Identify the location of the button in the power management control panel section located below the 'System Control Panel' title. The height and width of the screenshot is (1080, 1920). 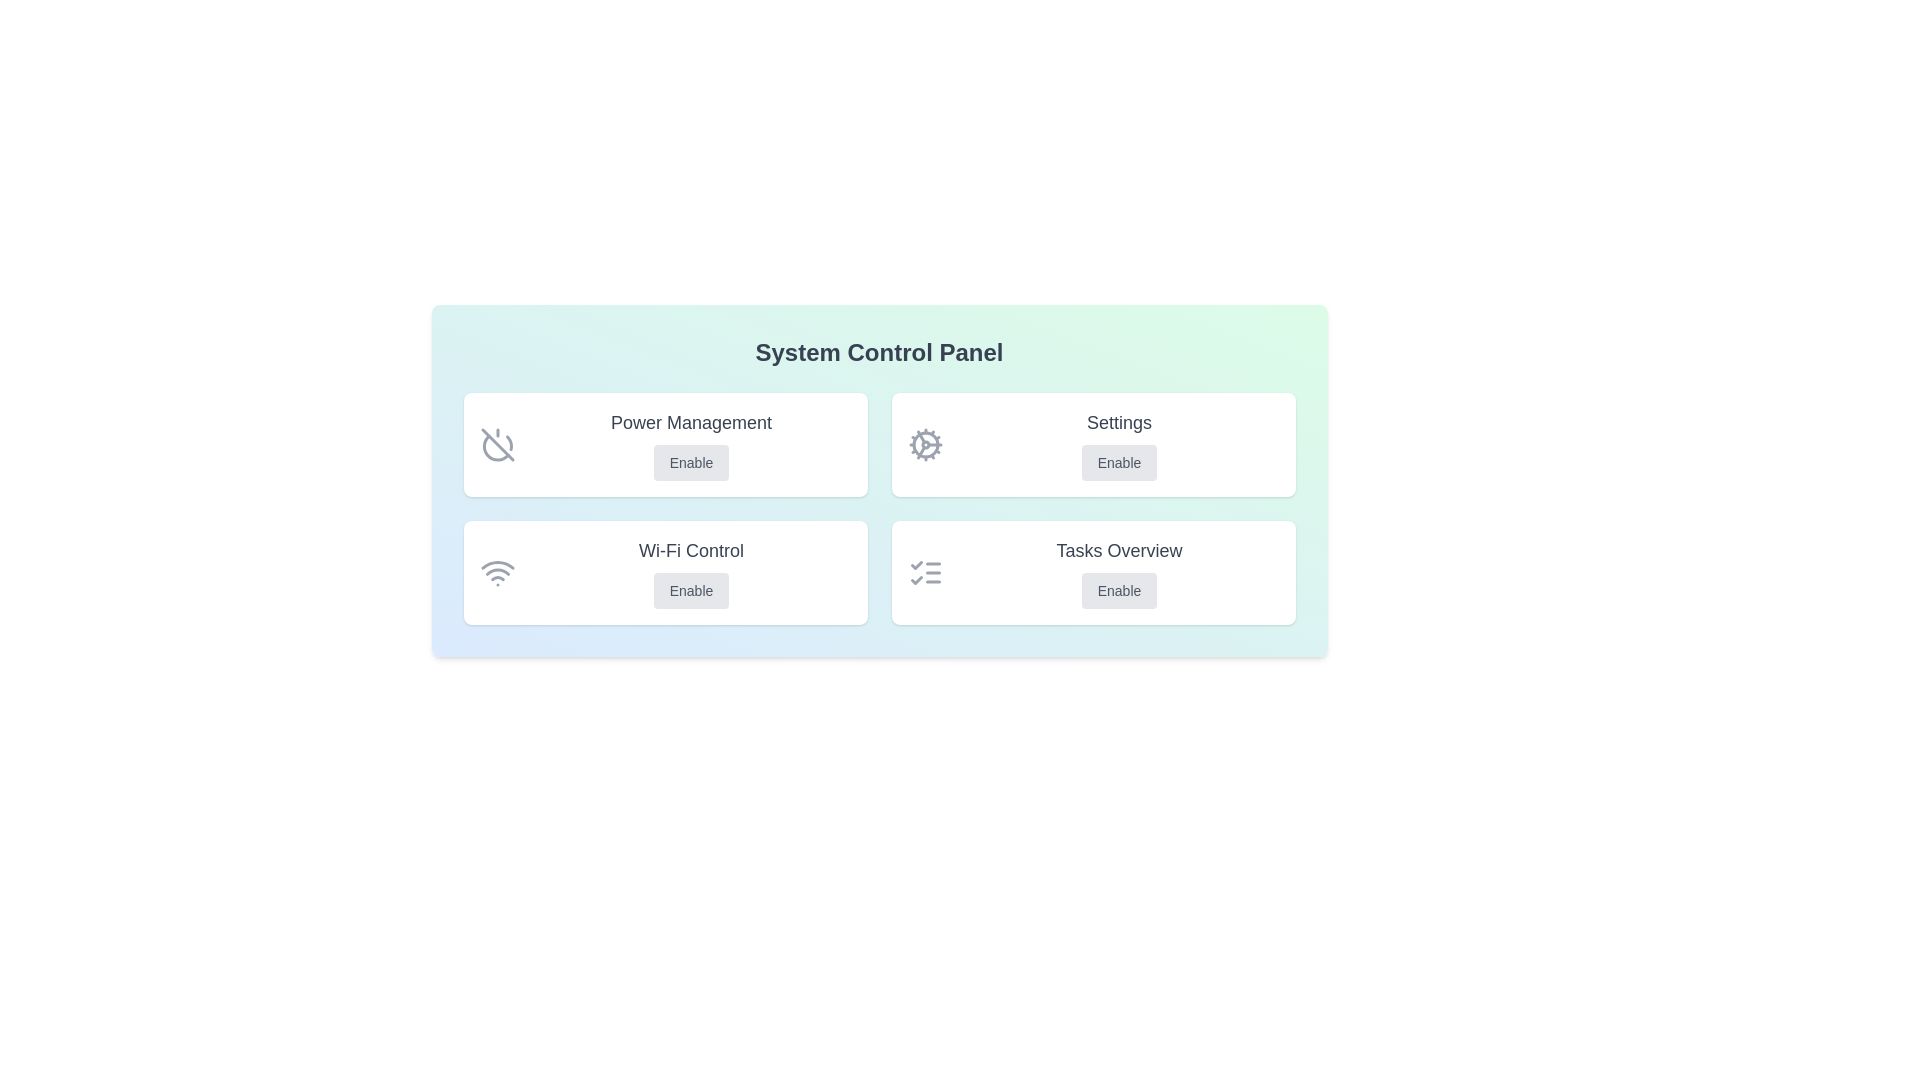
(691, 443).